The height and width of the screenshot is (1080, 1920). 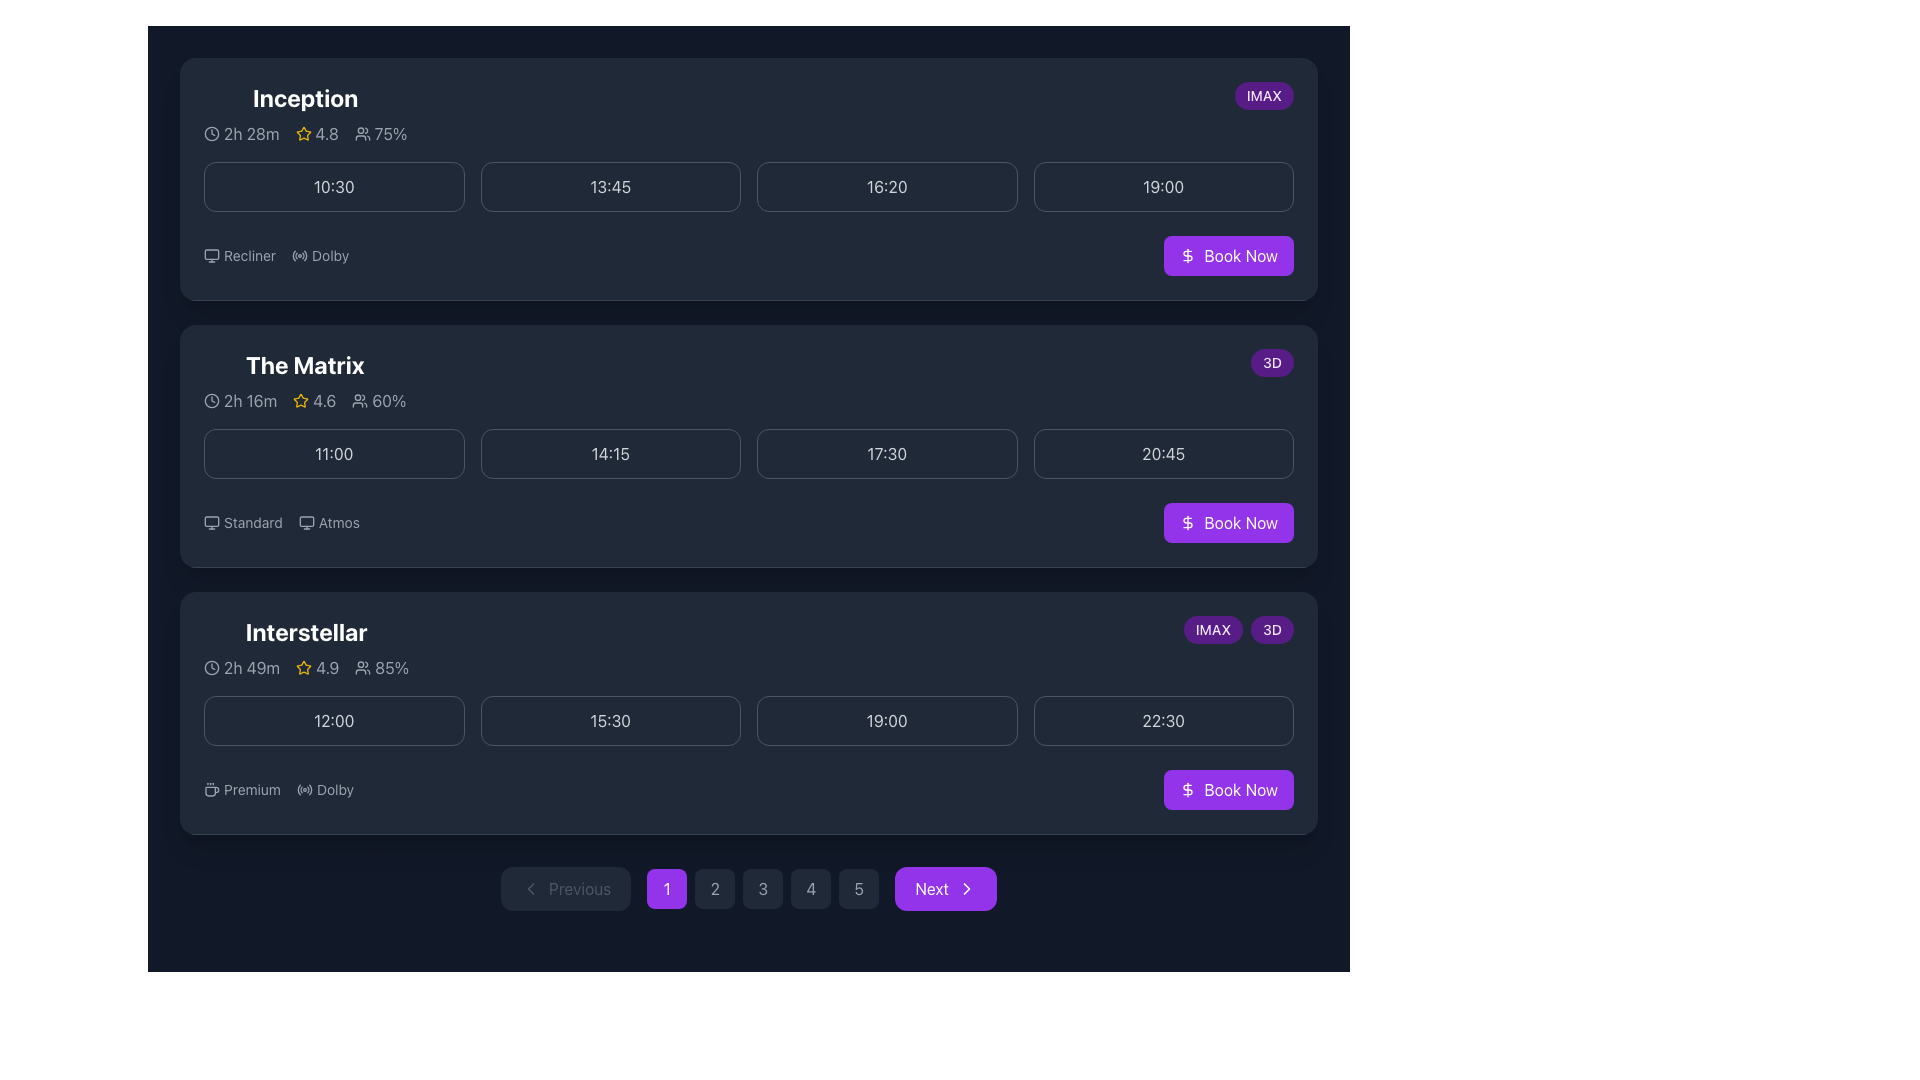 What do you see at coordinates (316, 667) in the screenshot?
I see `the Rating display for the movie 'Interstellar', which is located between the runtime '2h 49m' and the percentage rating '85%'` at bounding box center [316, 667].